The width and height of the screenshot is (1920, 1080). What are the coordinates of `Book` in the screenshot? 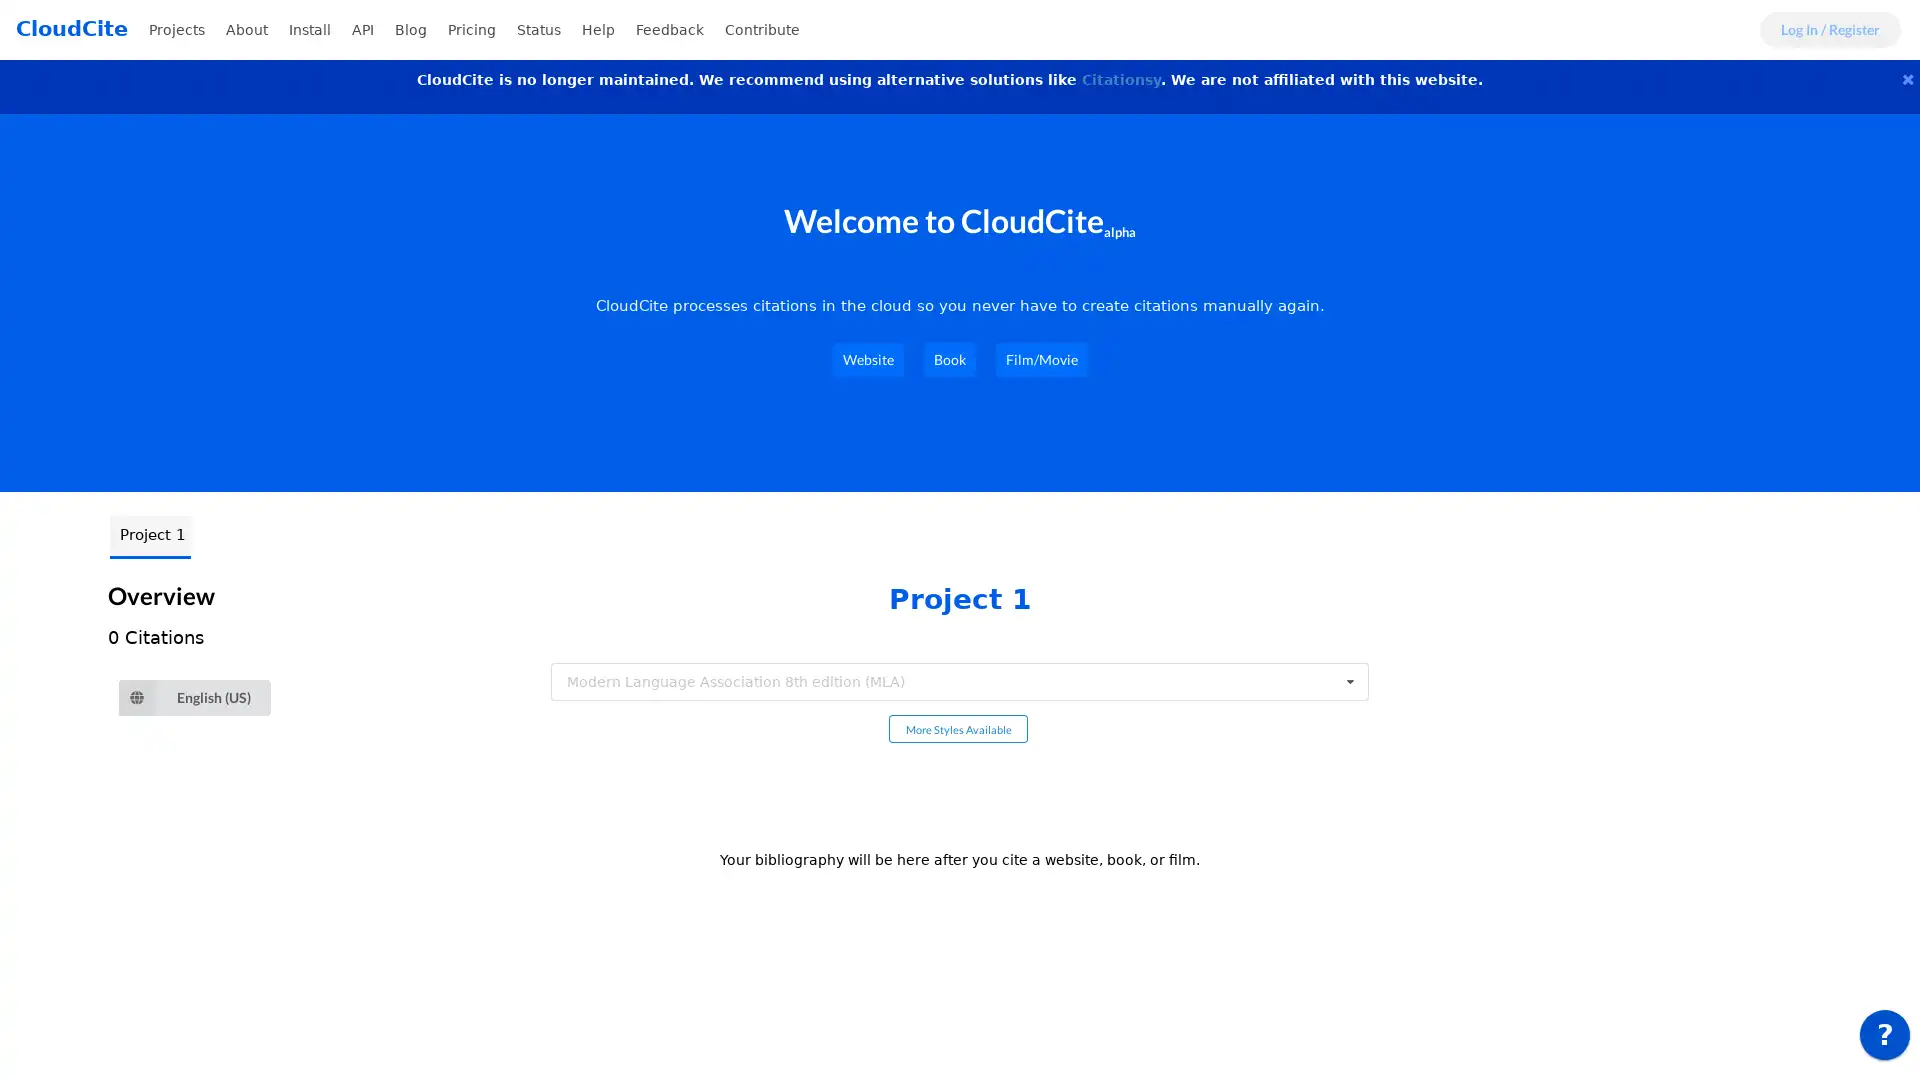 It's located at (948, 358).